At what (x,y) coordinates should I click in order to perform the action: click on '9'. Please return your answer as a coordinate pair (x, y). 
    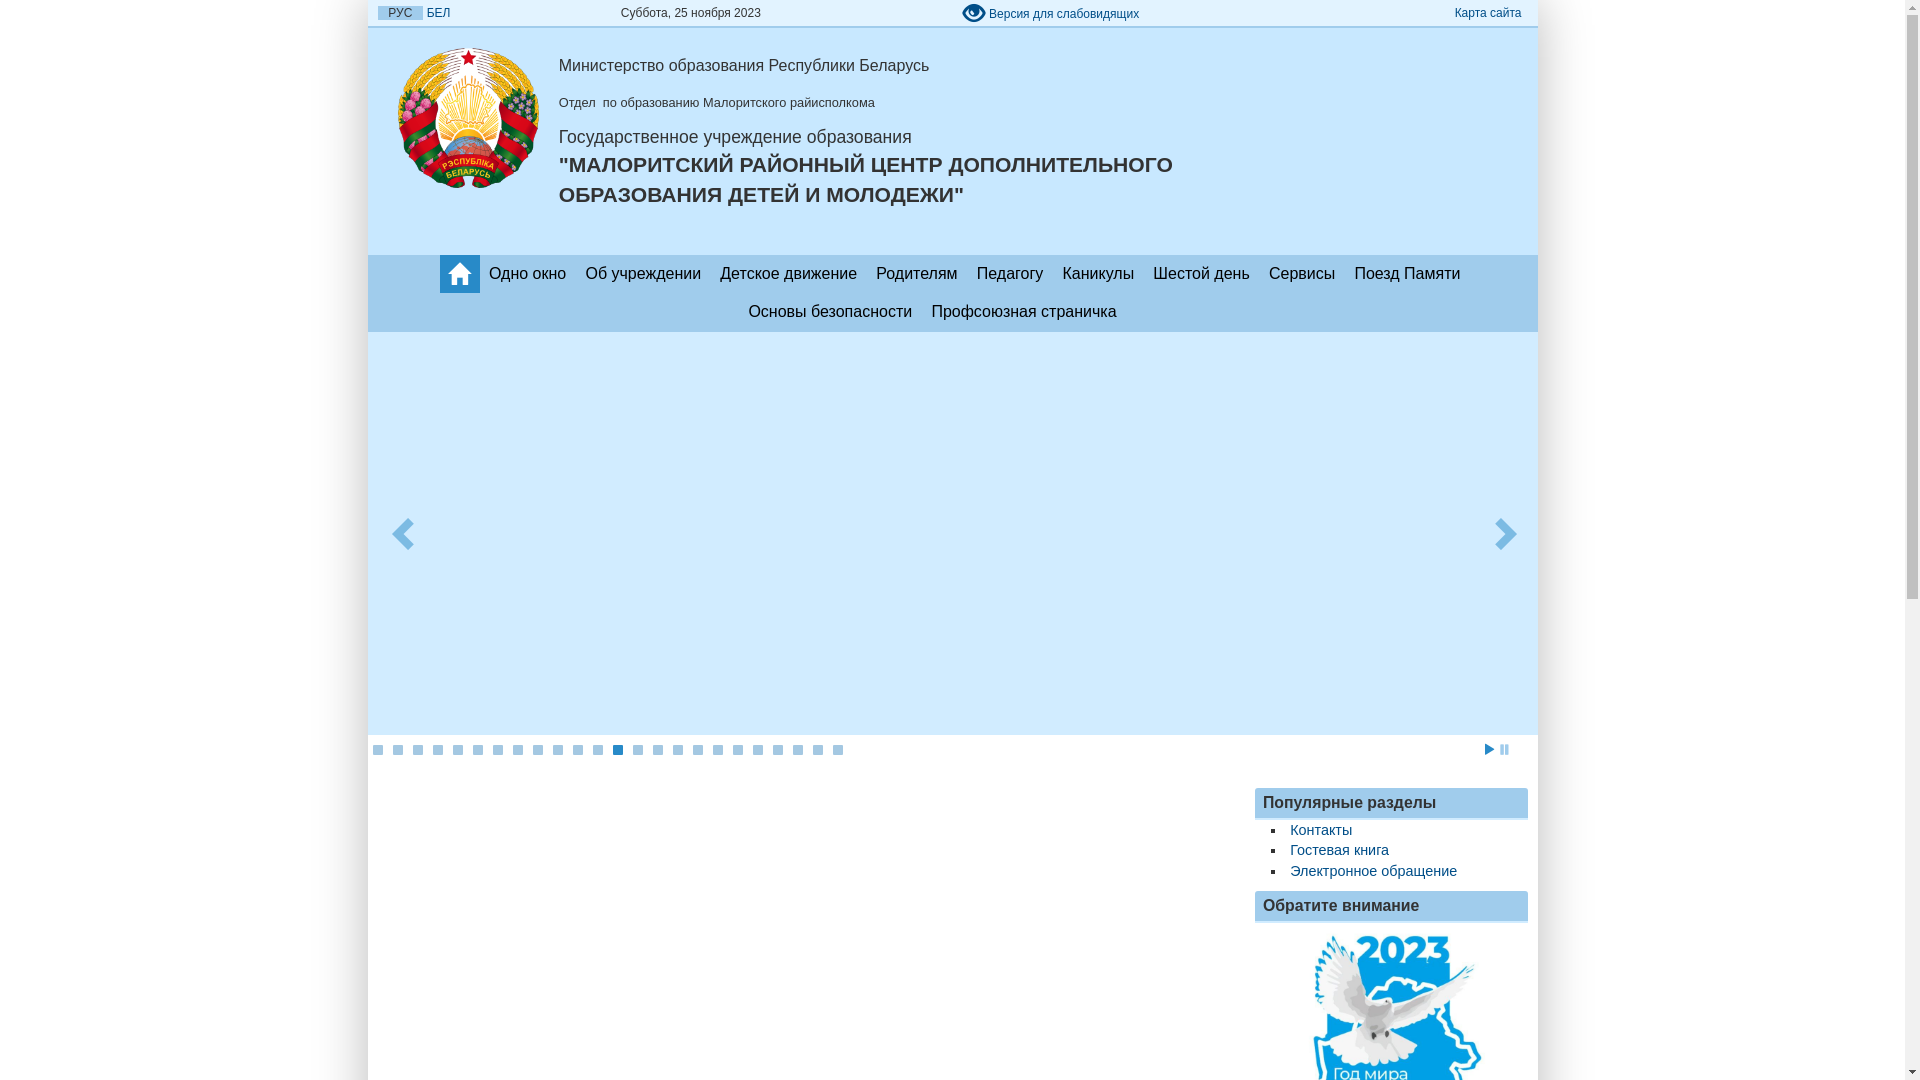
    Looking at the image, I should click on (537, 749).